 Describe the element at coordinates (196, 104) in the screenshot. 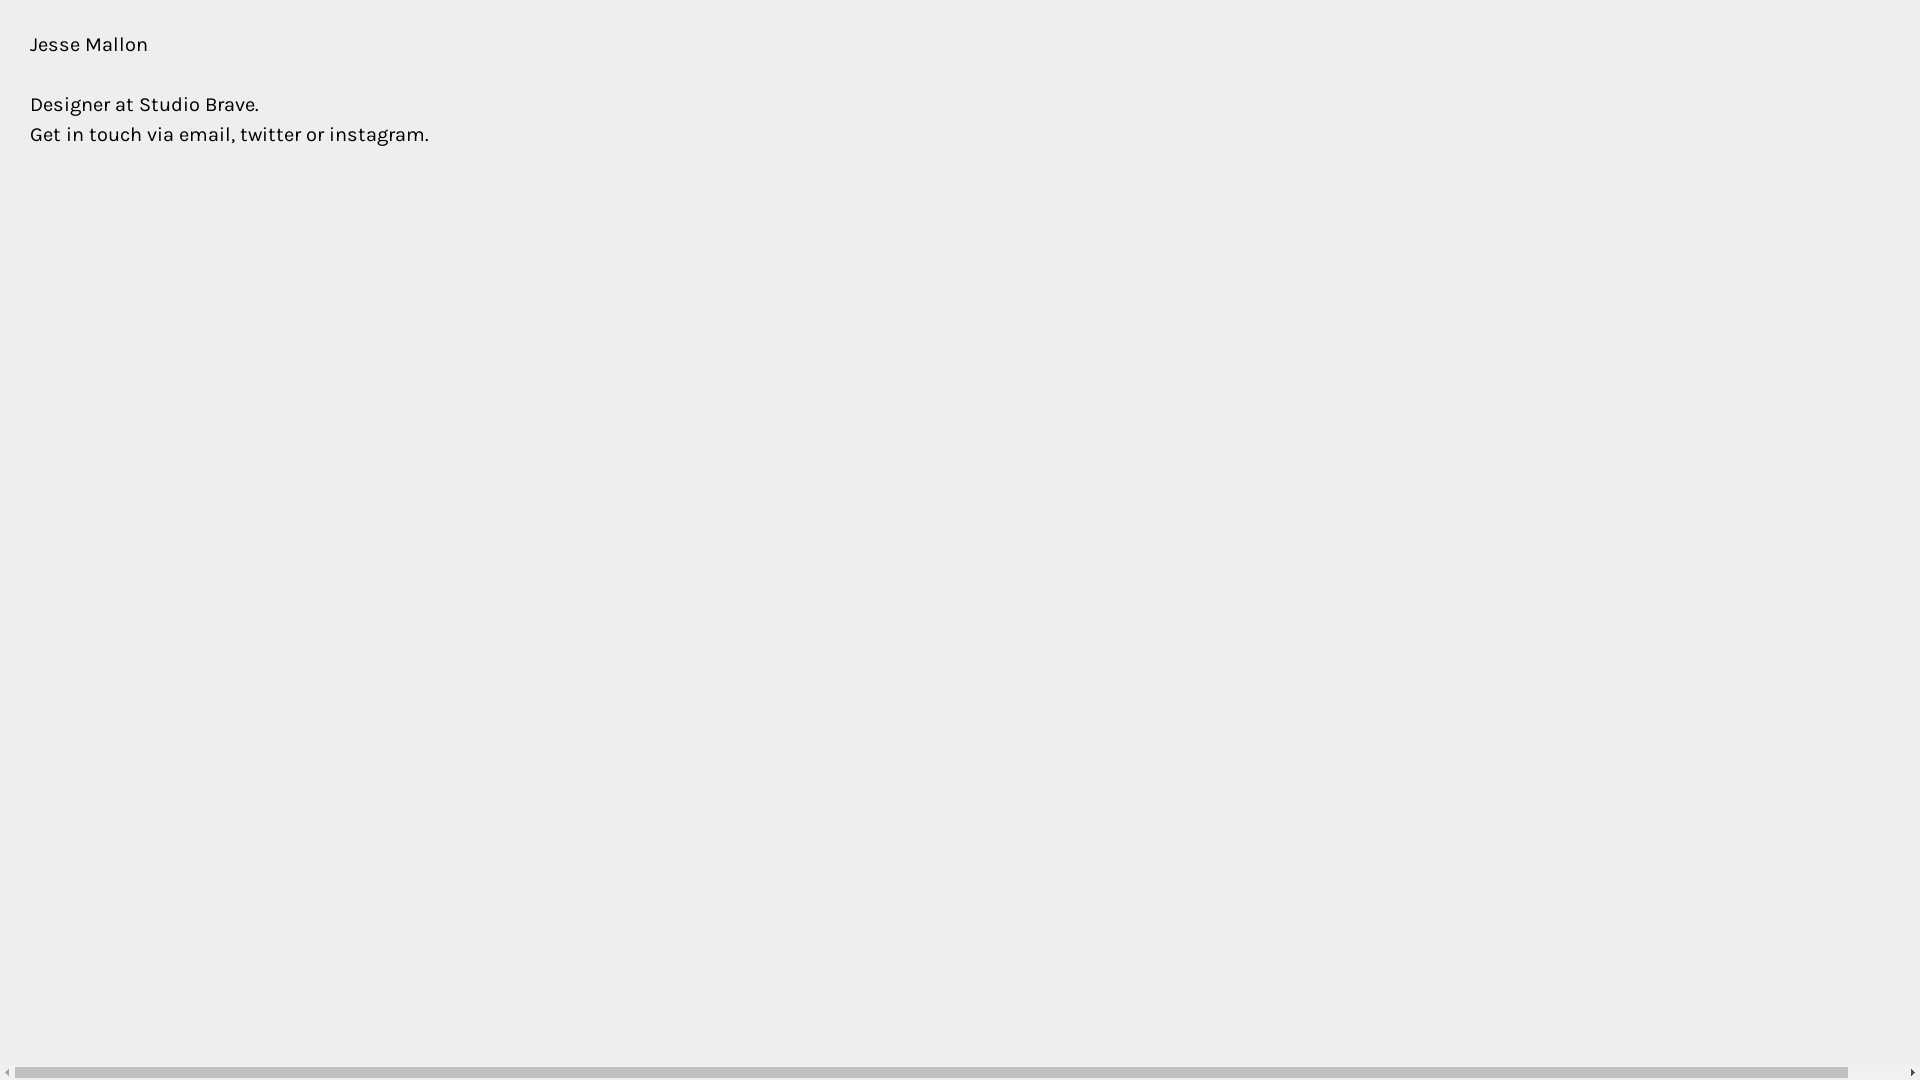

I see `'Studio Brave'` at that location.